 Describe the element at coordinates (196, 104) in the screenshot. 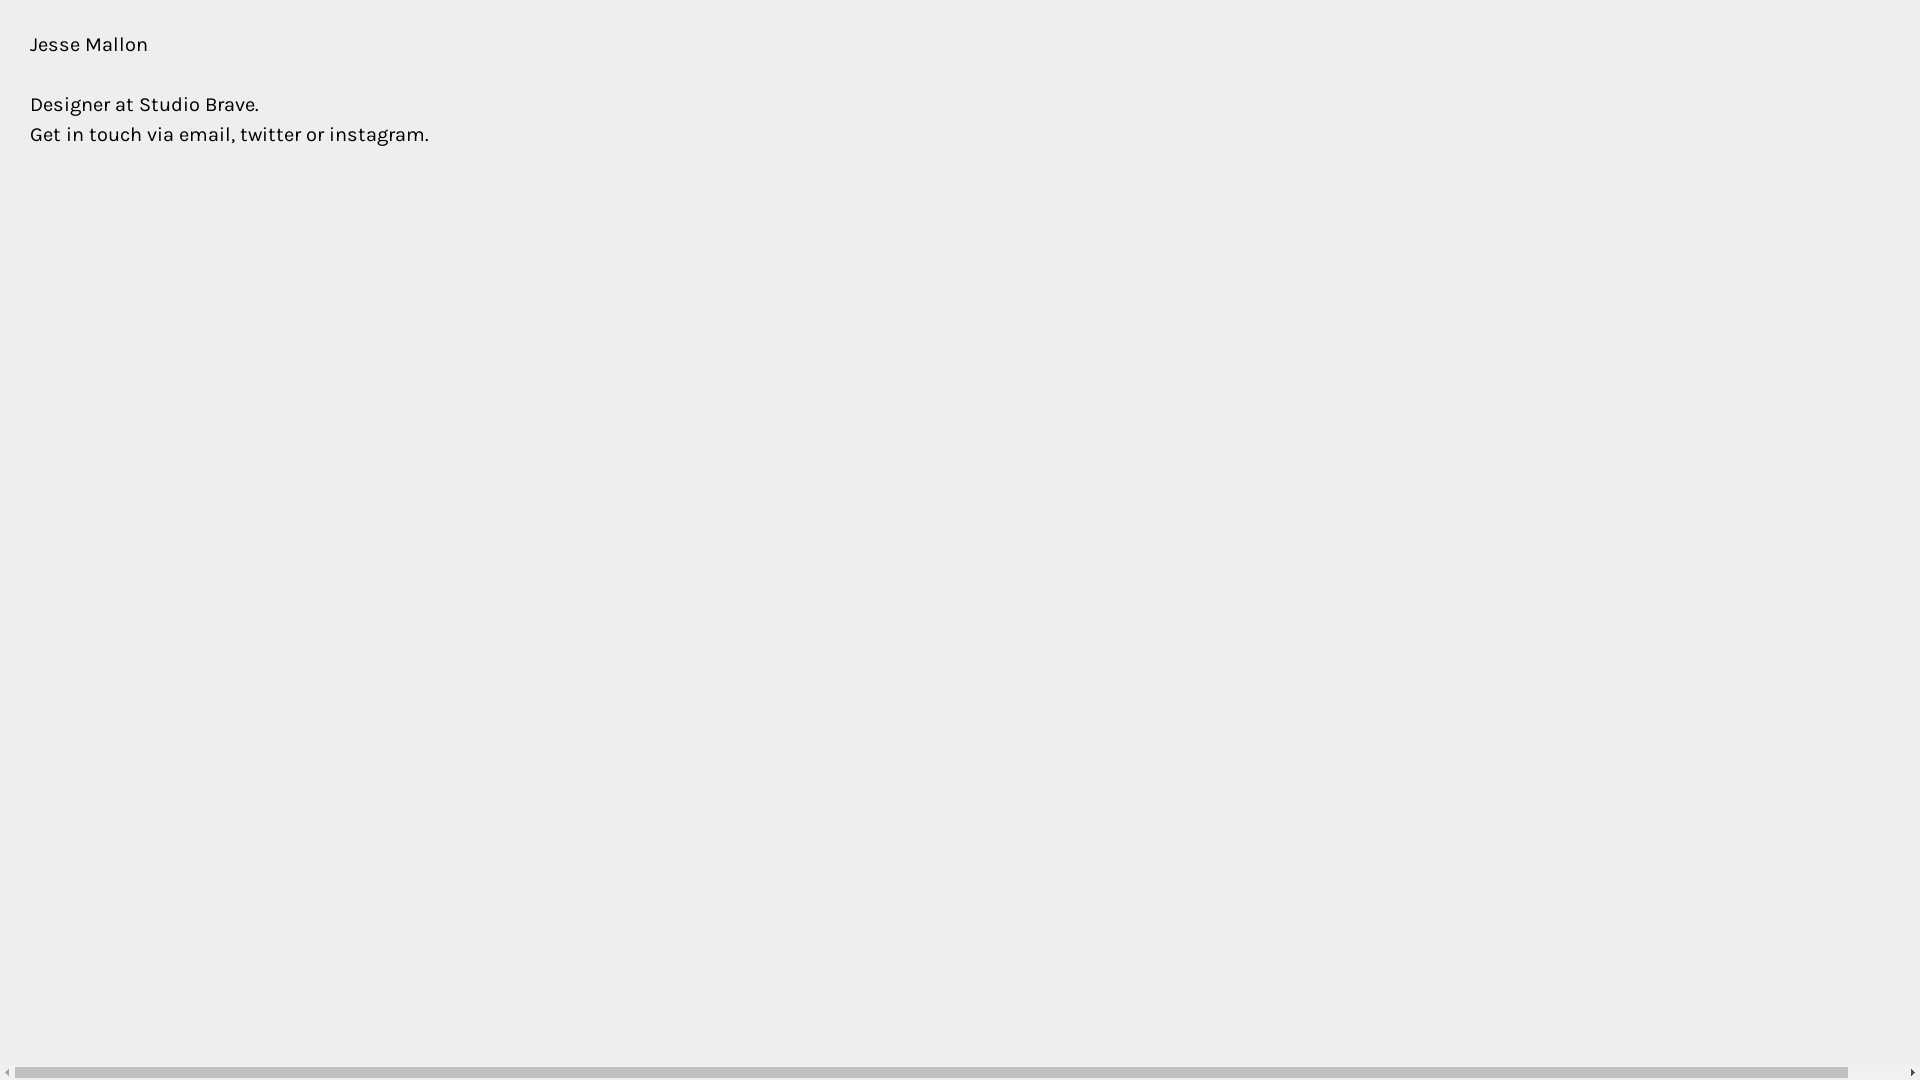

I see `'Studio Brave'` at that location.